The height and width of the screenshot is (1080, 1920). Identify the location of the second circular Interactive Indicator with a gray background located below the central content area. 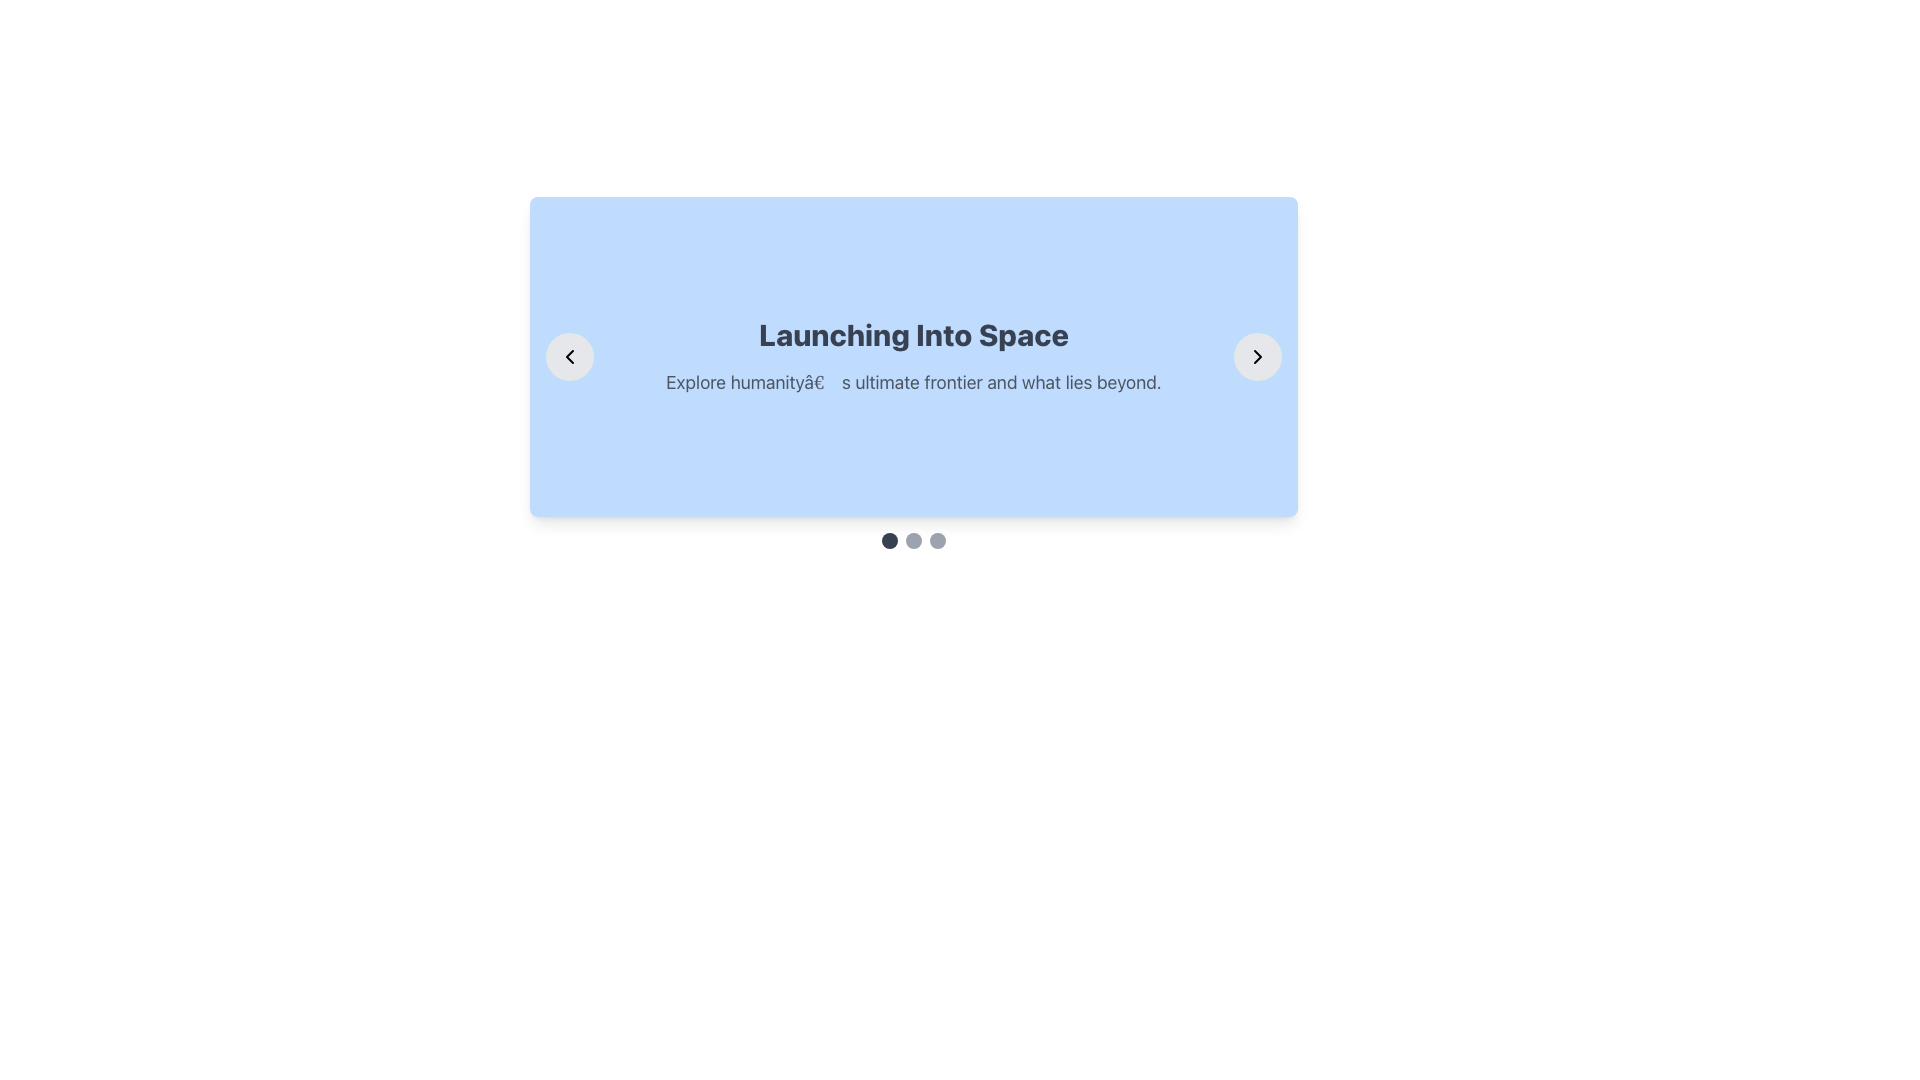
(912, 540).